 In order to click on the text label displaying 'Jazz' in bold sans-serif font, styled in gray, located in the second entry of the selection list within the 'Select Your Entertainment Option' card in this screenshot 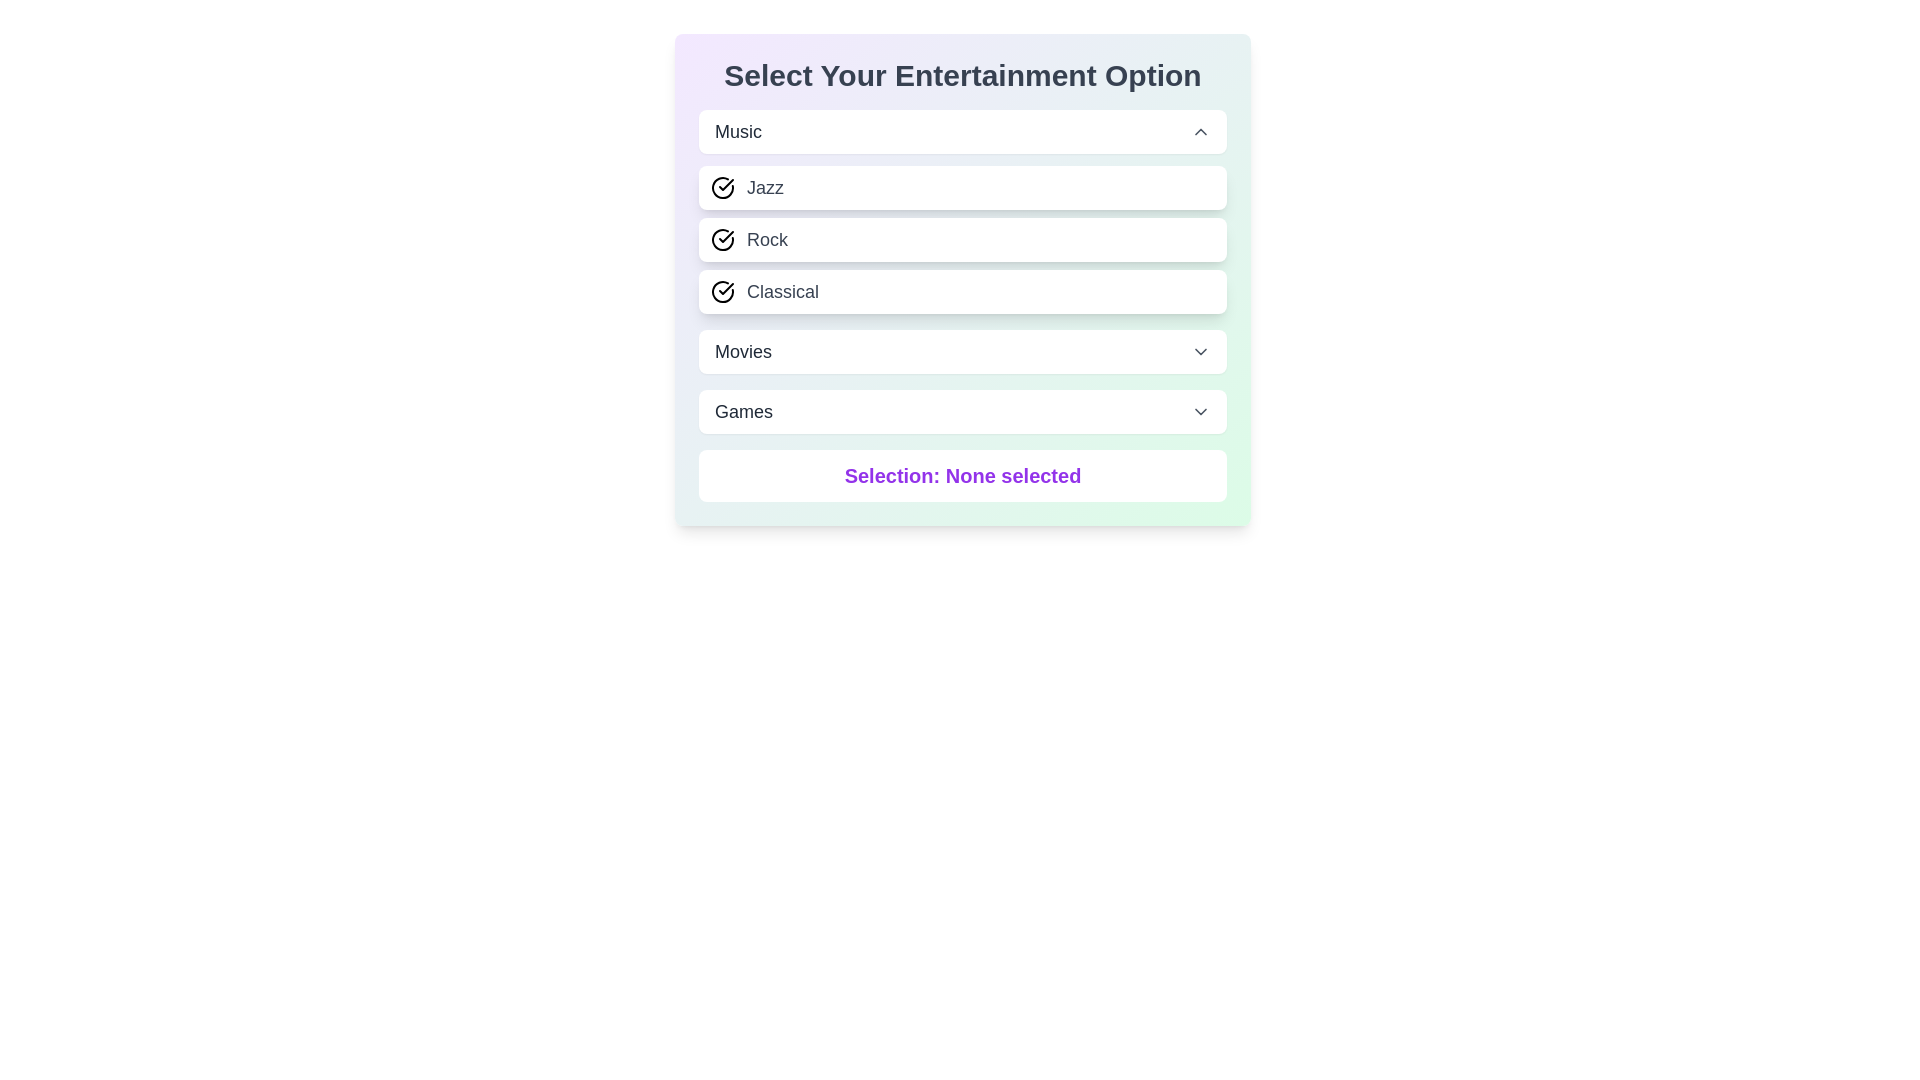, I will do `click(764, 188)`.